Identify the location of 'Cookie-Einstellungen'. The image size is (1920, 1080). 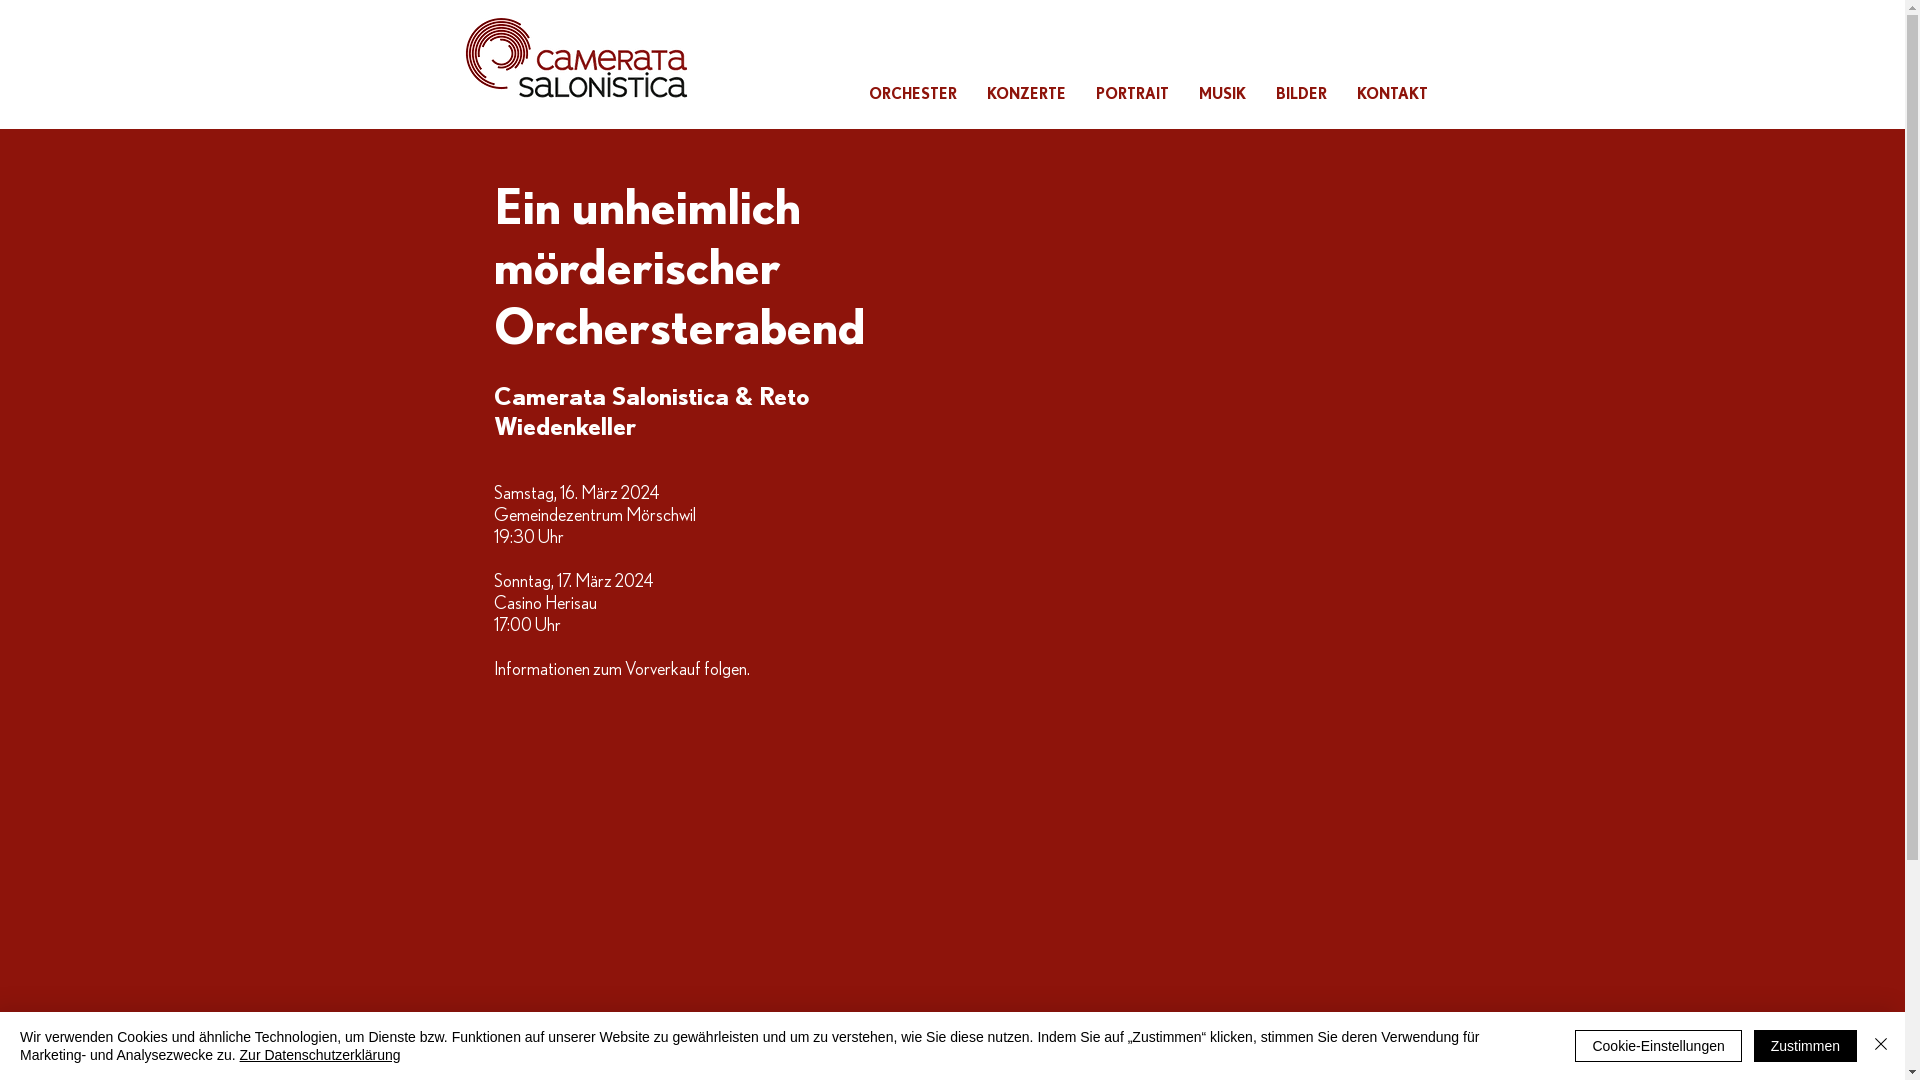
(1657, 1044).